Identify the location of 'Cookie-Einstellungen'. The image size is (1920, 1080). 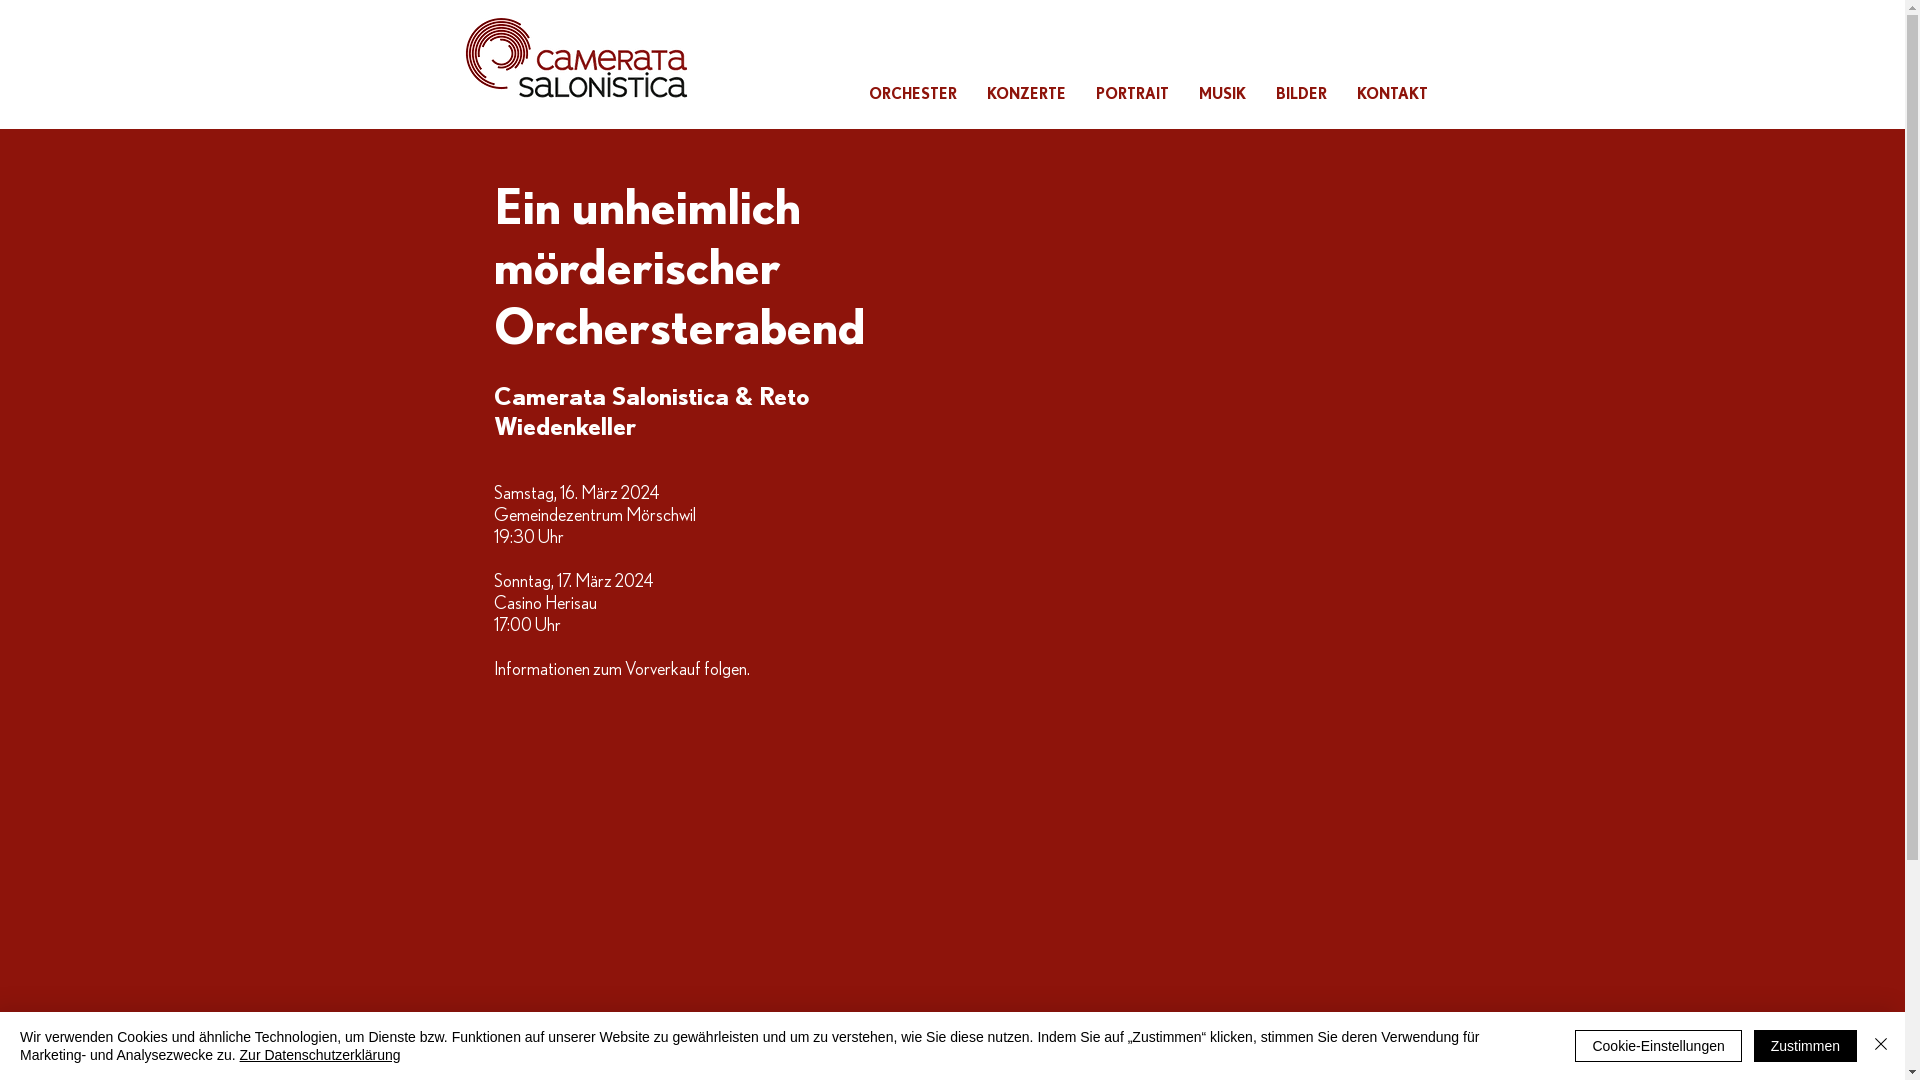
(1657, 1044).